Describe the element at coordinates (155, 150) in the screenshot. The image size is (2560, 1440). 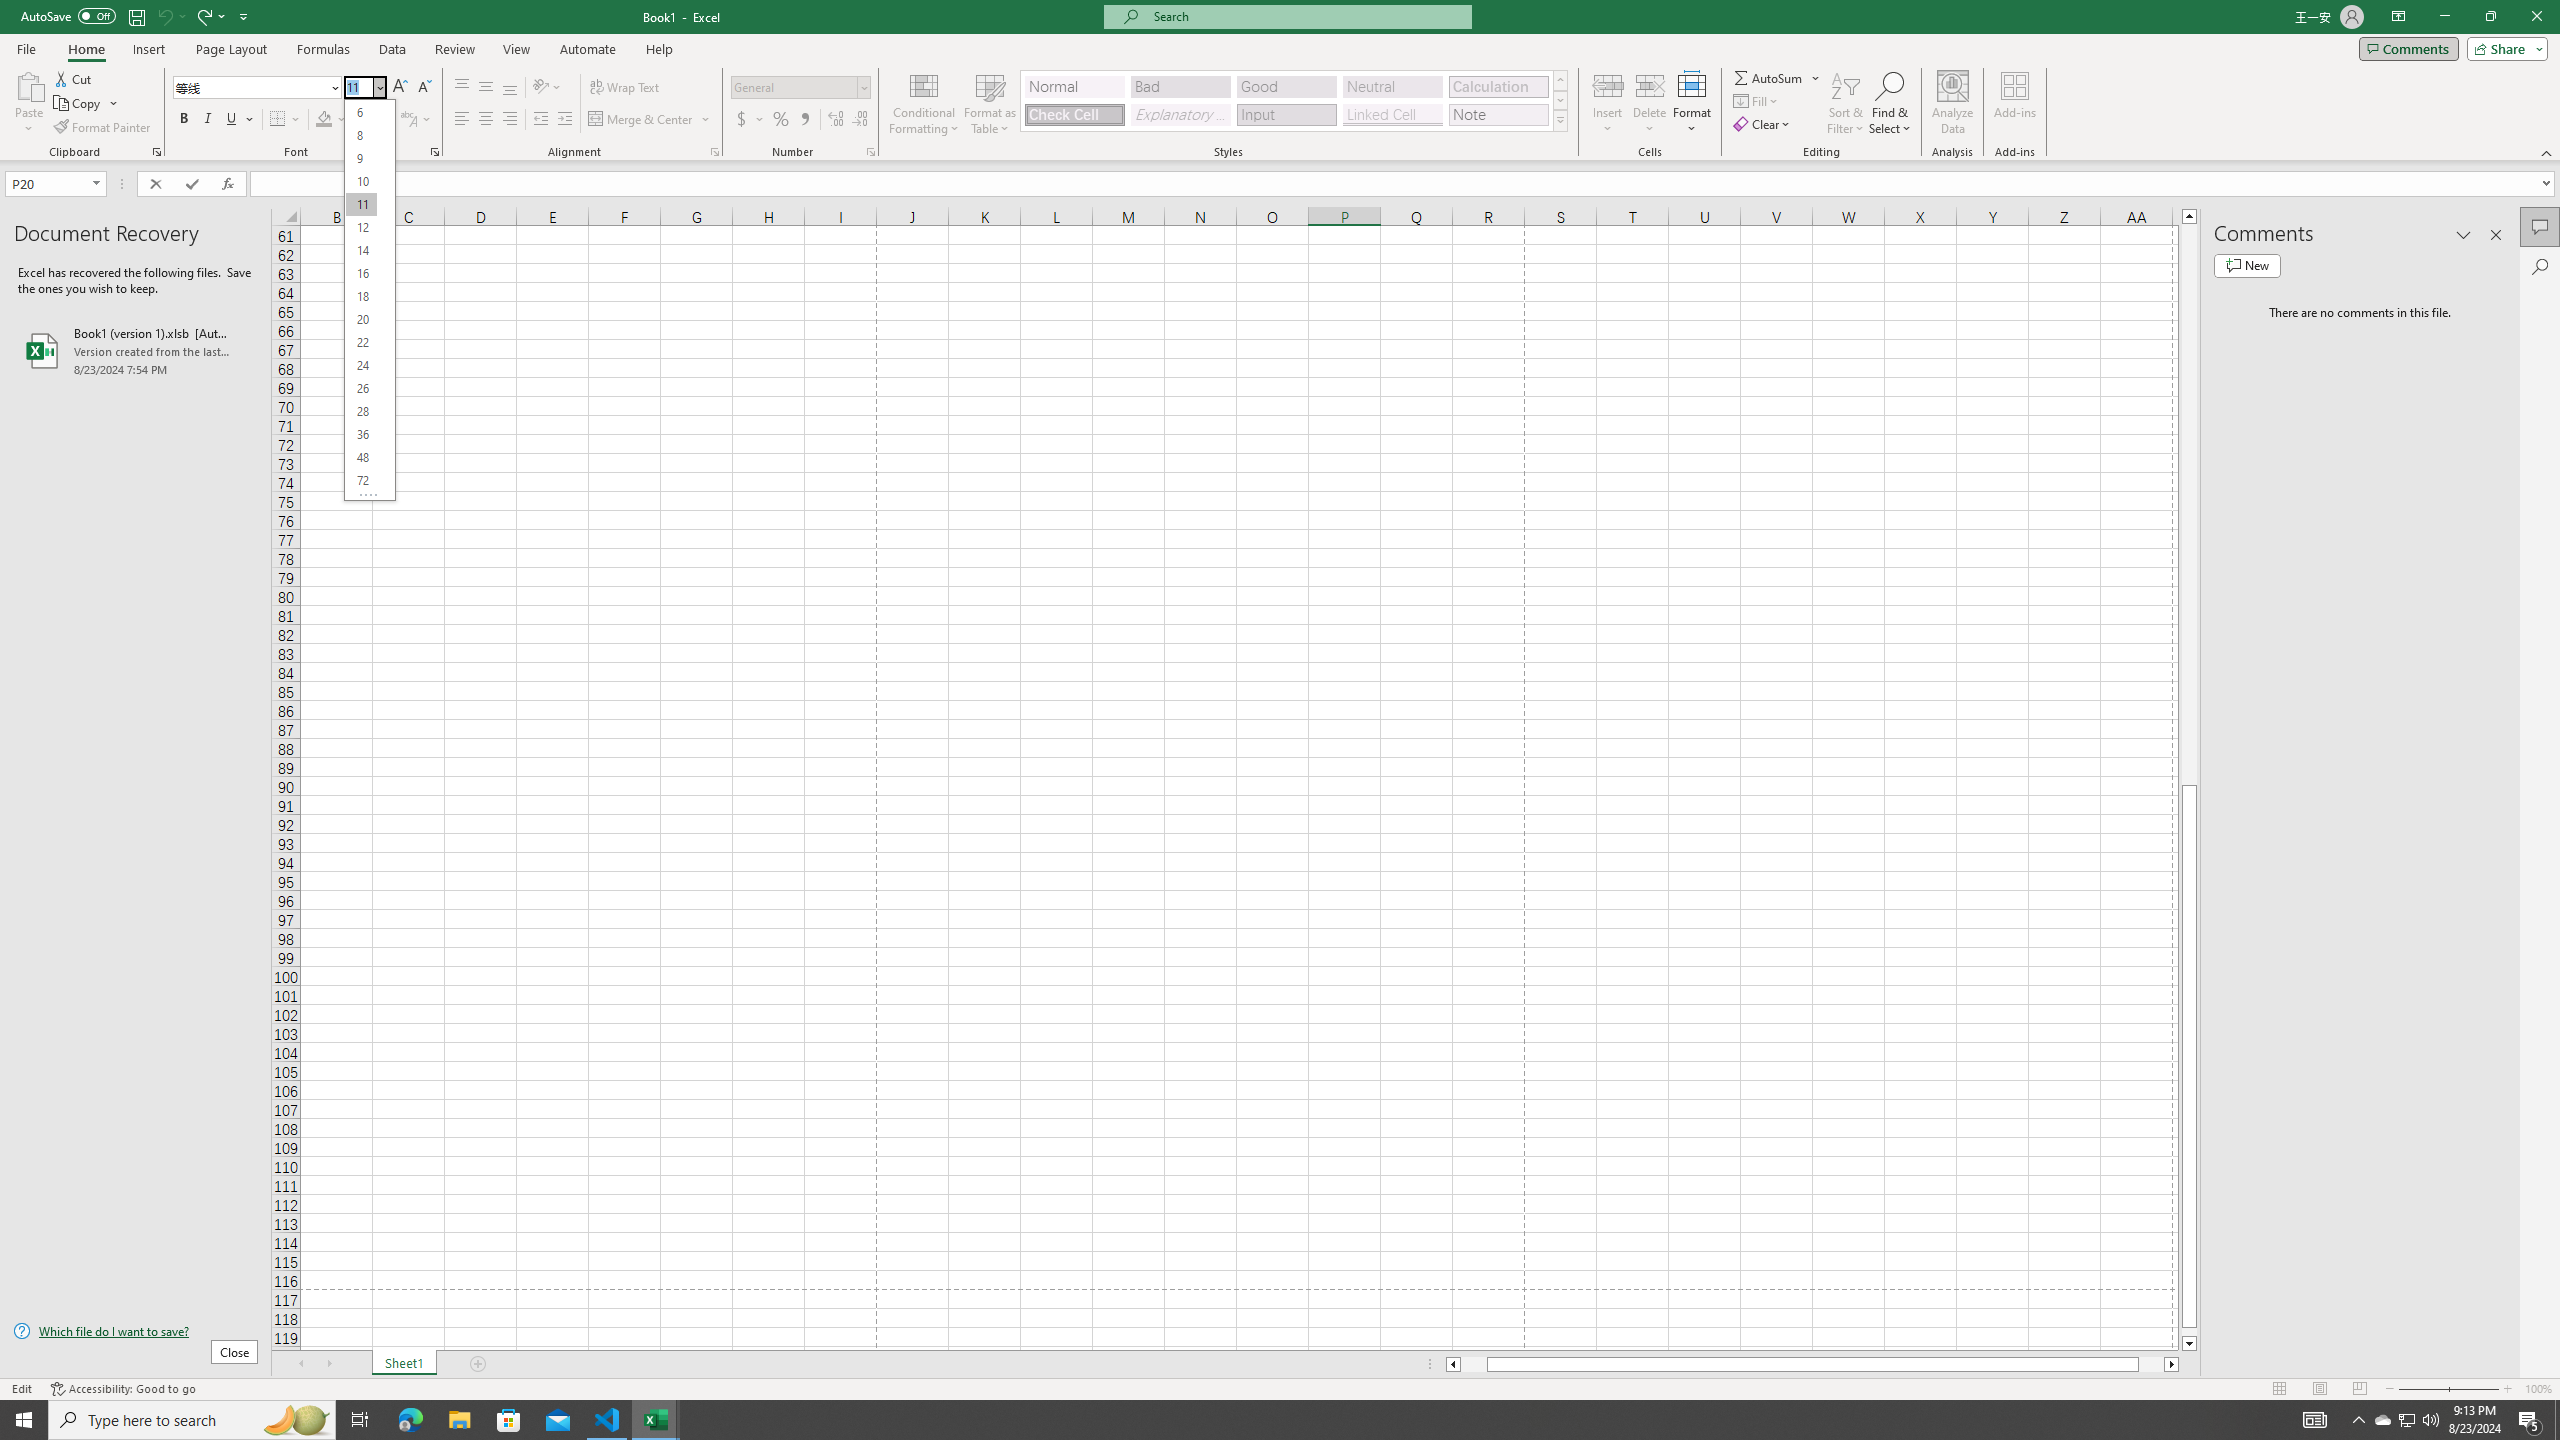
I see `'Office Clipboard...'` at that location.